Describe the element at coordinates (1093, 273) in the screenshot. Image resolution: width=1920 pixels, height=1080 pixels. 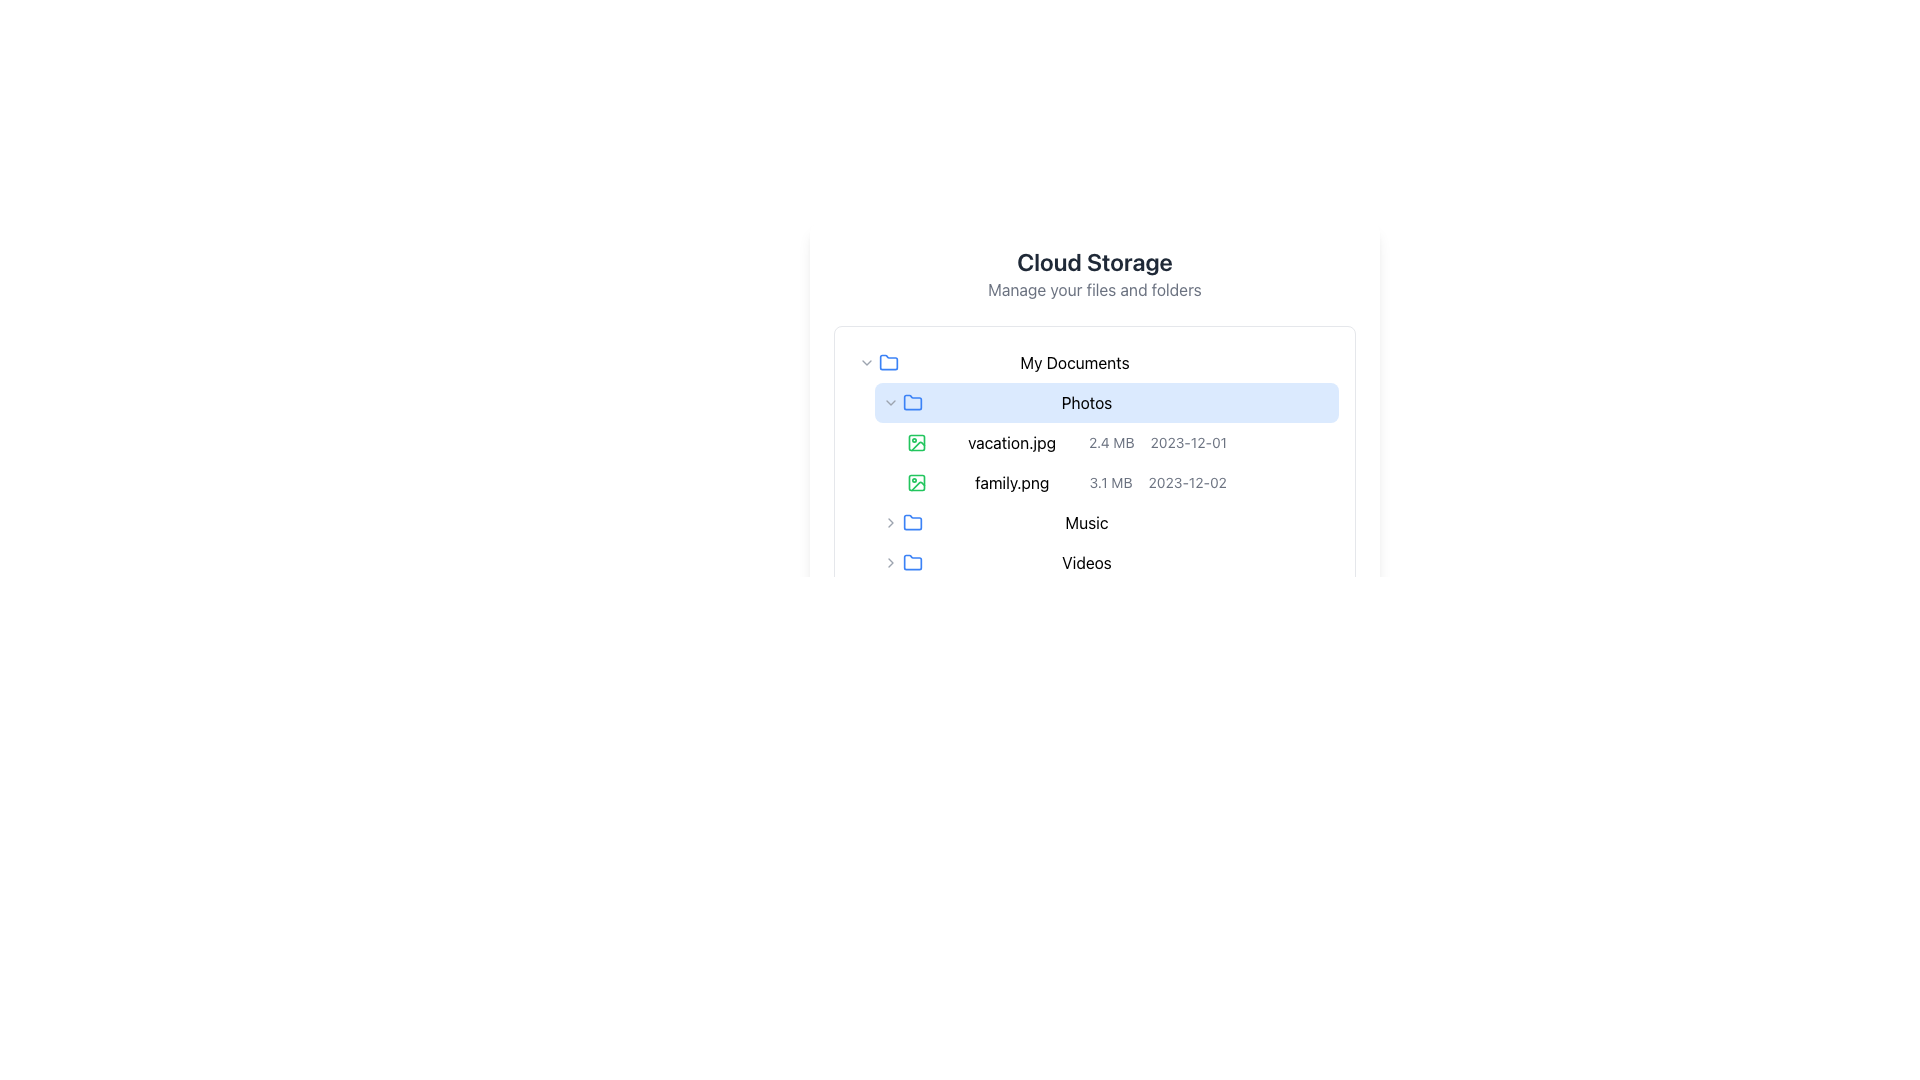
I see `the heading element that serves as a title and descriptive subtitle for the file management section, located at the top of the card layout` at that location.